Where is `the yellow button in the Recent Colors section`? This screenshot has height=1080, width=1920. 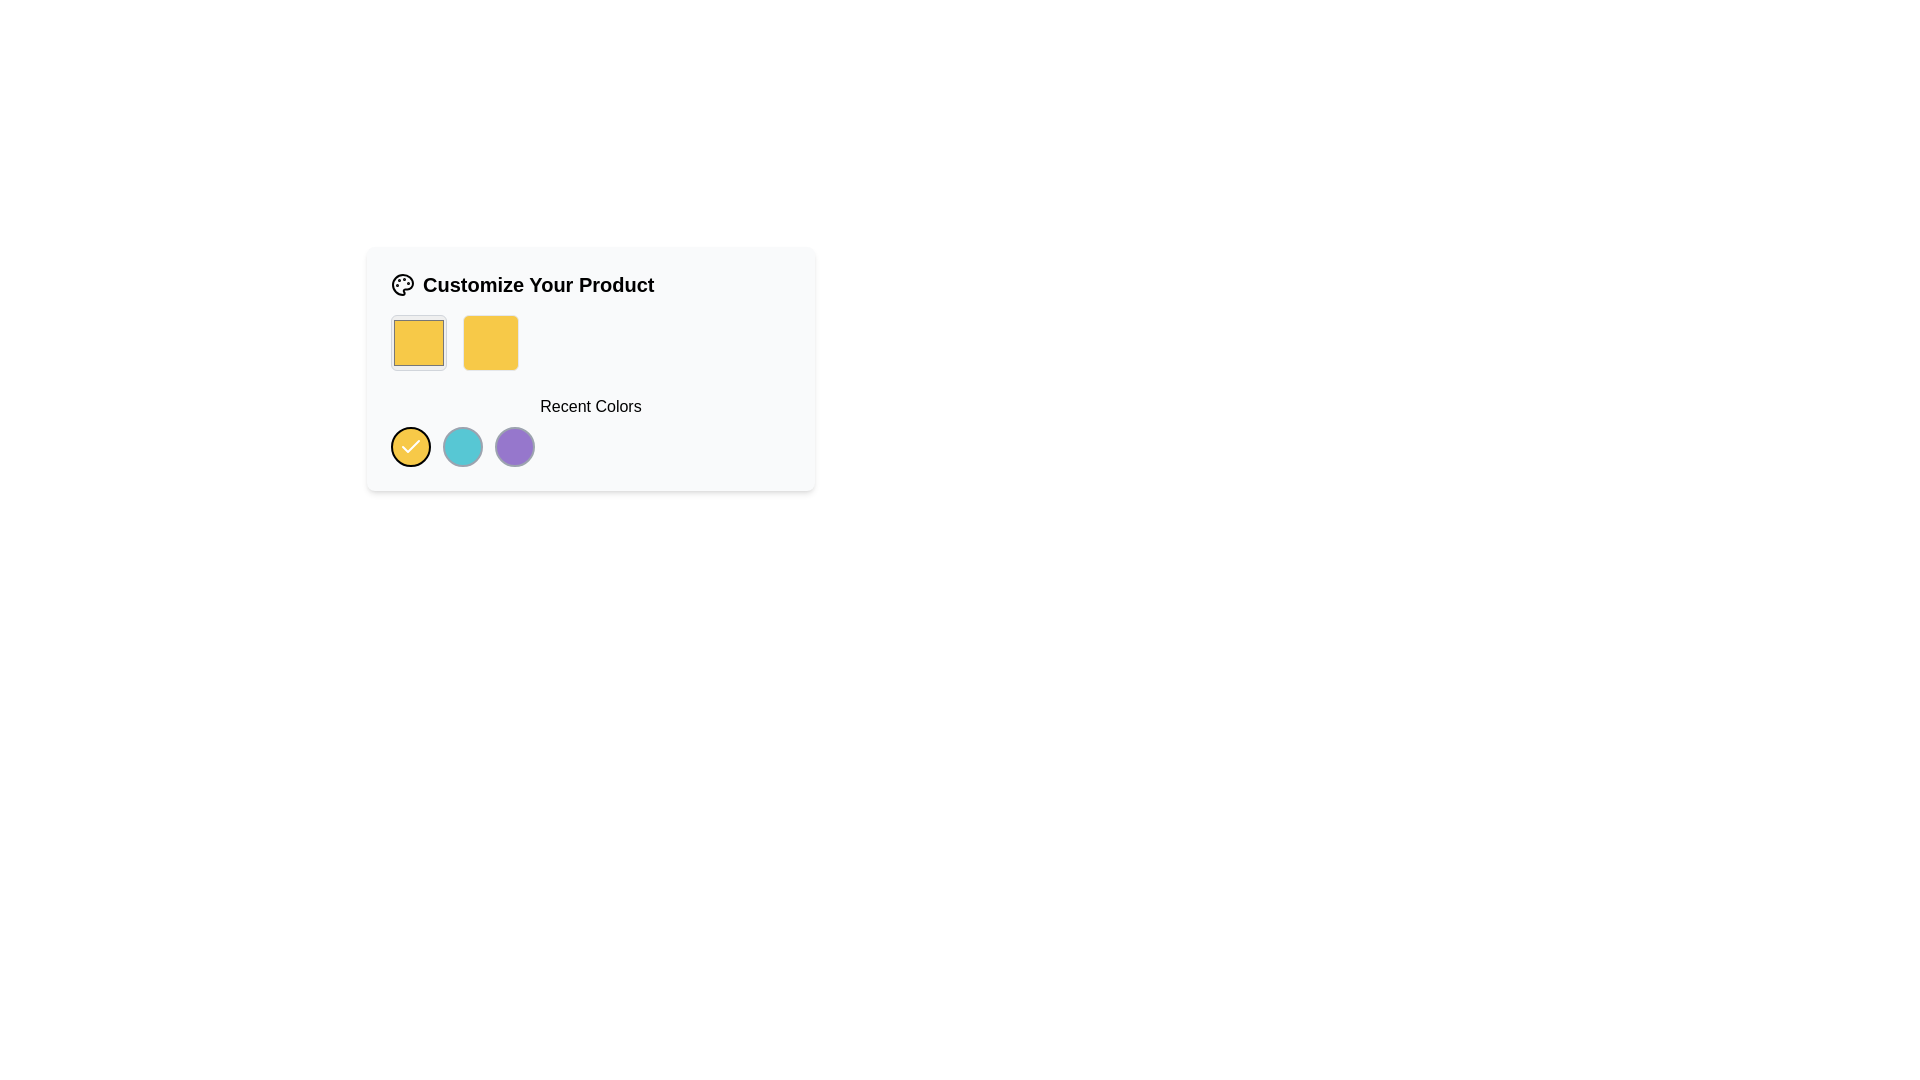 the yellow button in the Recent Colors section is located at coordinates (589, 446).